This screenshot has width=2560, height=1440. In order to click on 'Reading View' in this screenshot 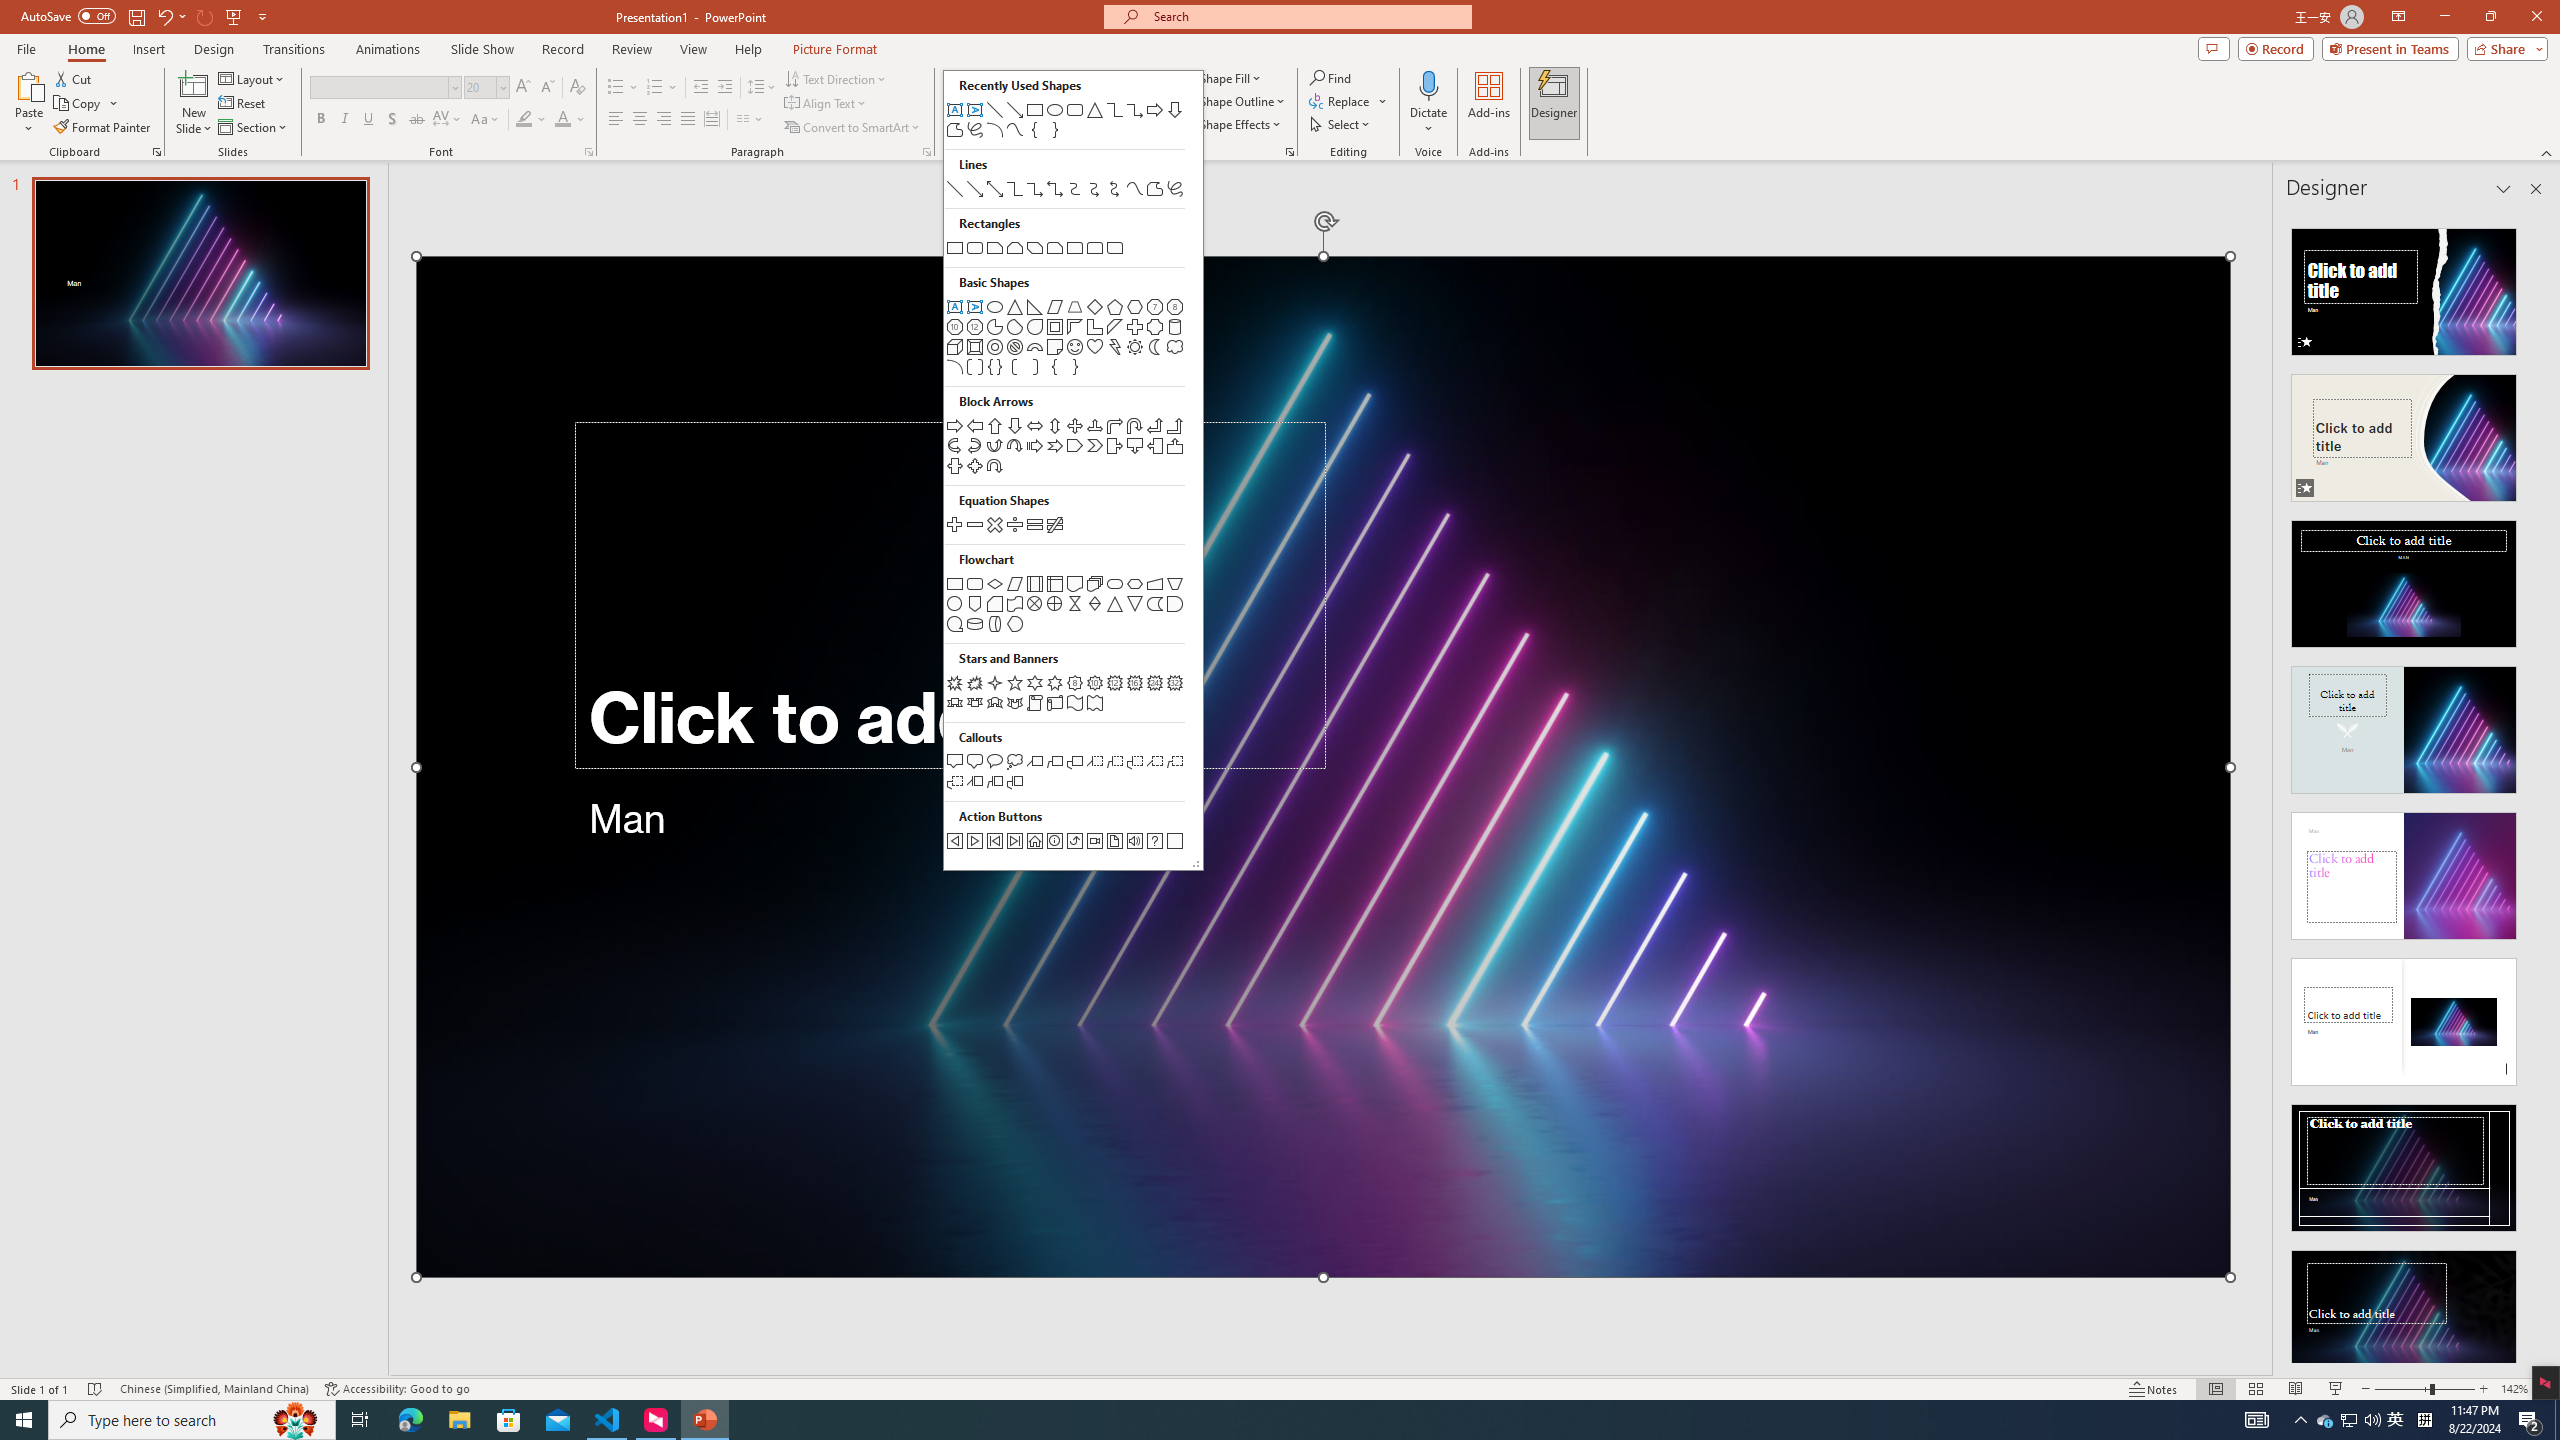, I will do `click(2295, 1389)`.